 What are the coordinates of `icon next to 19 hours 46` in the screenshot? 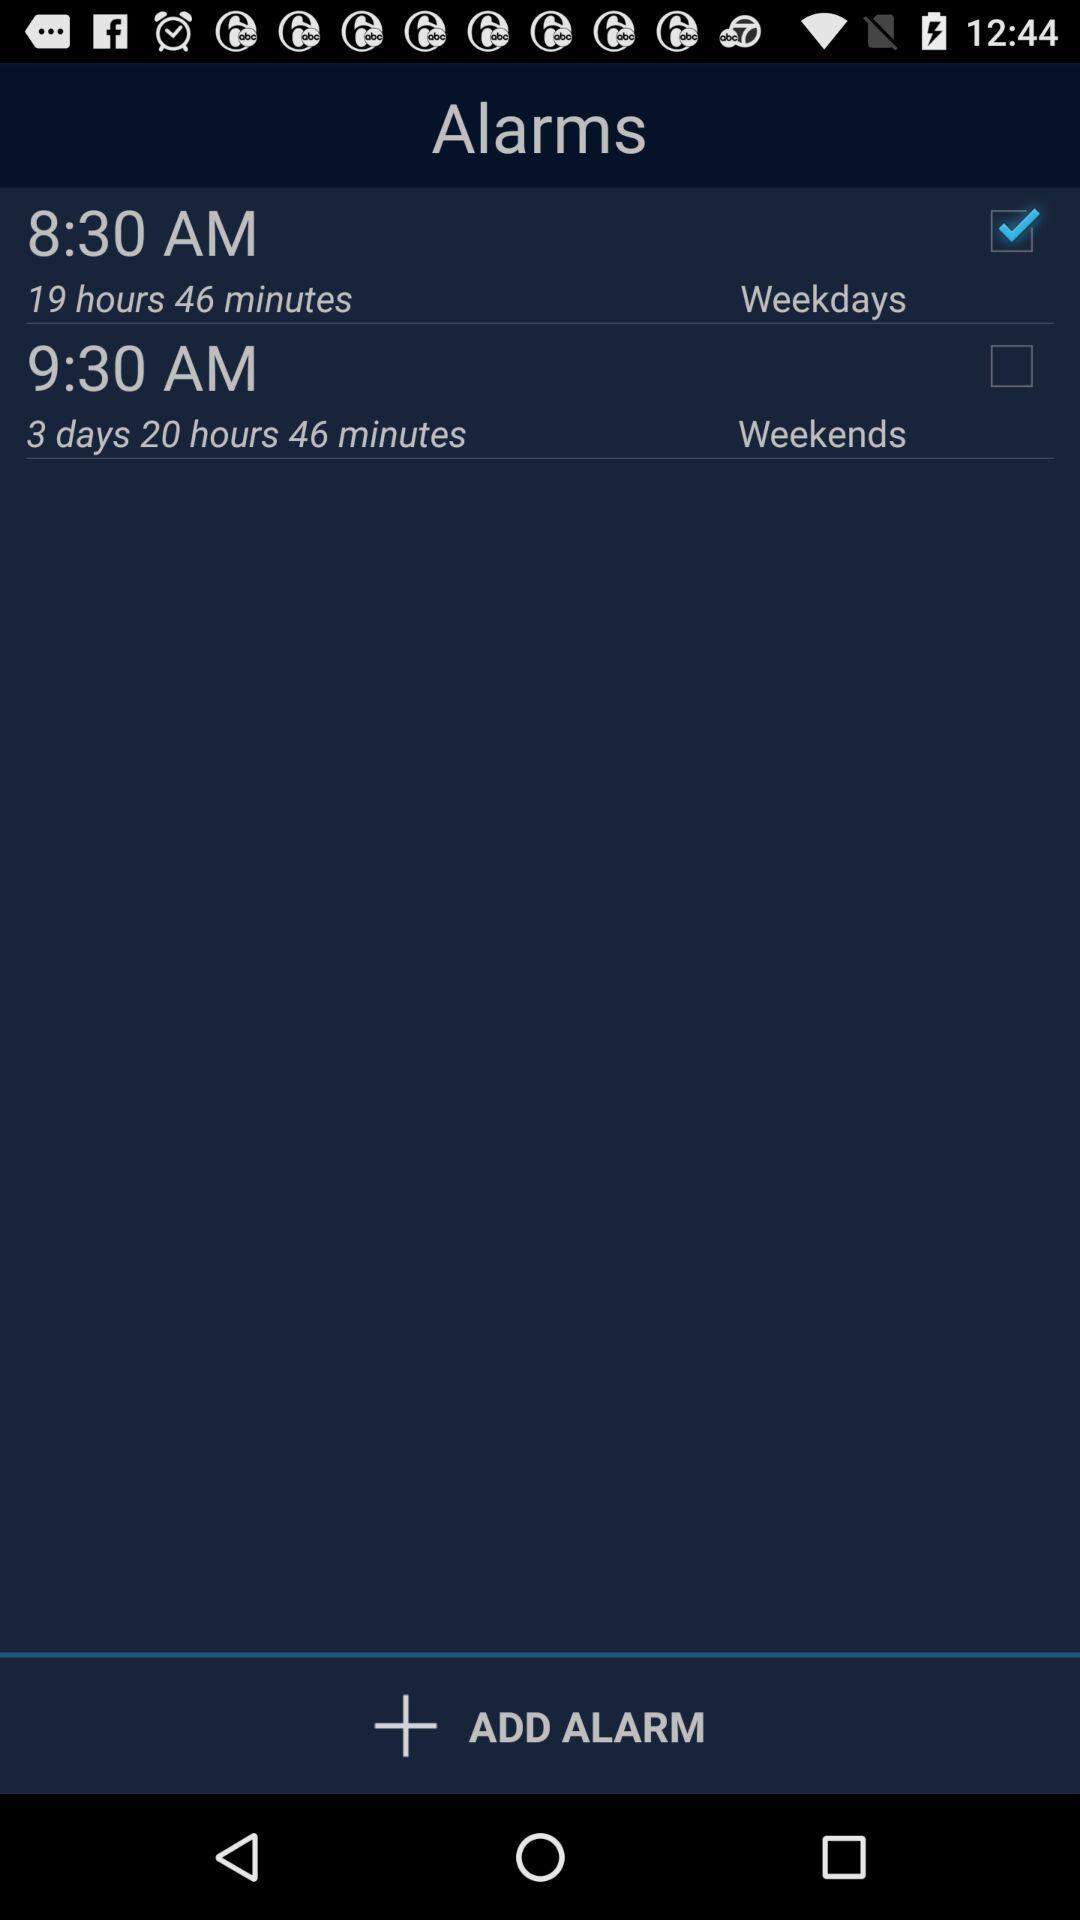 It's located at (823, 296).